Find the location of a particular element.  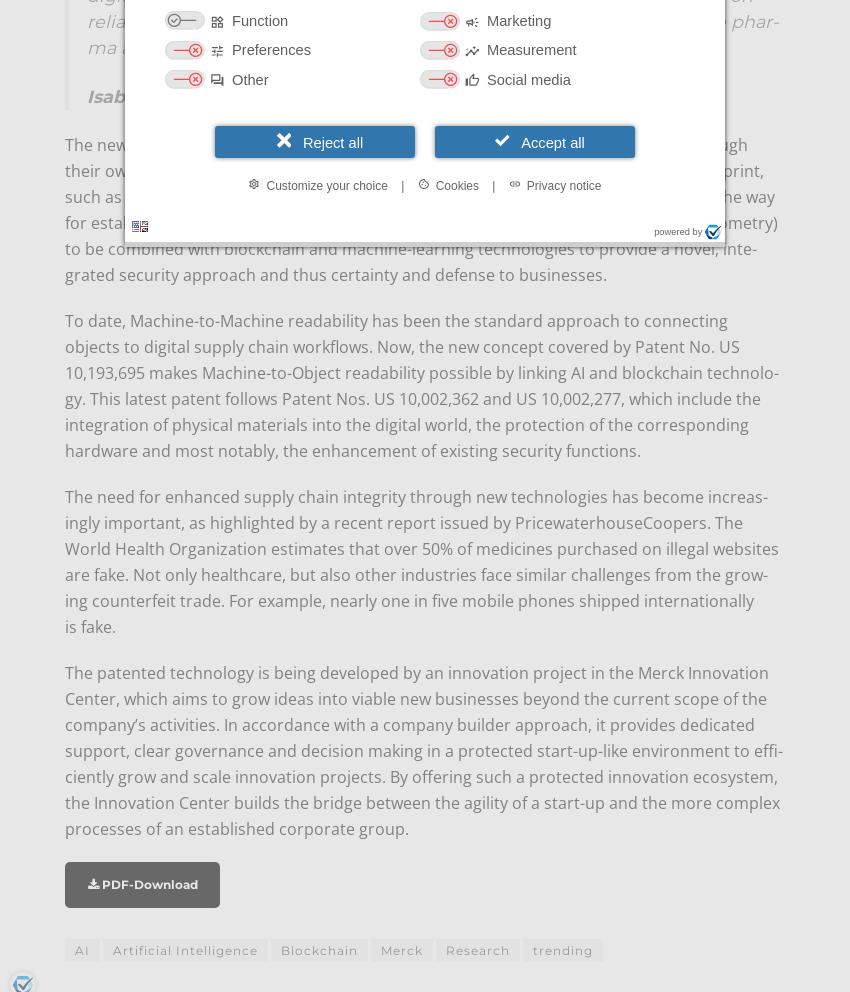

'The new tech­nol­o­gy uses machine learn­ing to link phys­i­cal objects to a blockchain through their own unique iden­ti­fiers or ‘fin­ger­prints‘. Any unique fea­ture can be used as a fin­ger­print, such as a chem­i­cal sig­na­ture, DNA, or image pat­terns. The patent­ed tech­nol­o­gy paves the way for estab­lished iden­ti­fi­ca­tion process­es (for exam­ple bar­code scan­ners or mass spec­trom­e­try) to be com­bined with blockchain and machine-learn­ing tech­nolo­gies to pro­vide a nov­el, inte­grat­ed secu­ri­ty approach and thus cer­tain­ty and defense to businesses.' is located at coordinates (421, 210).